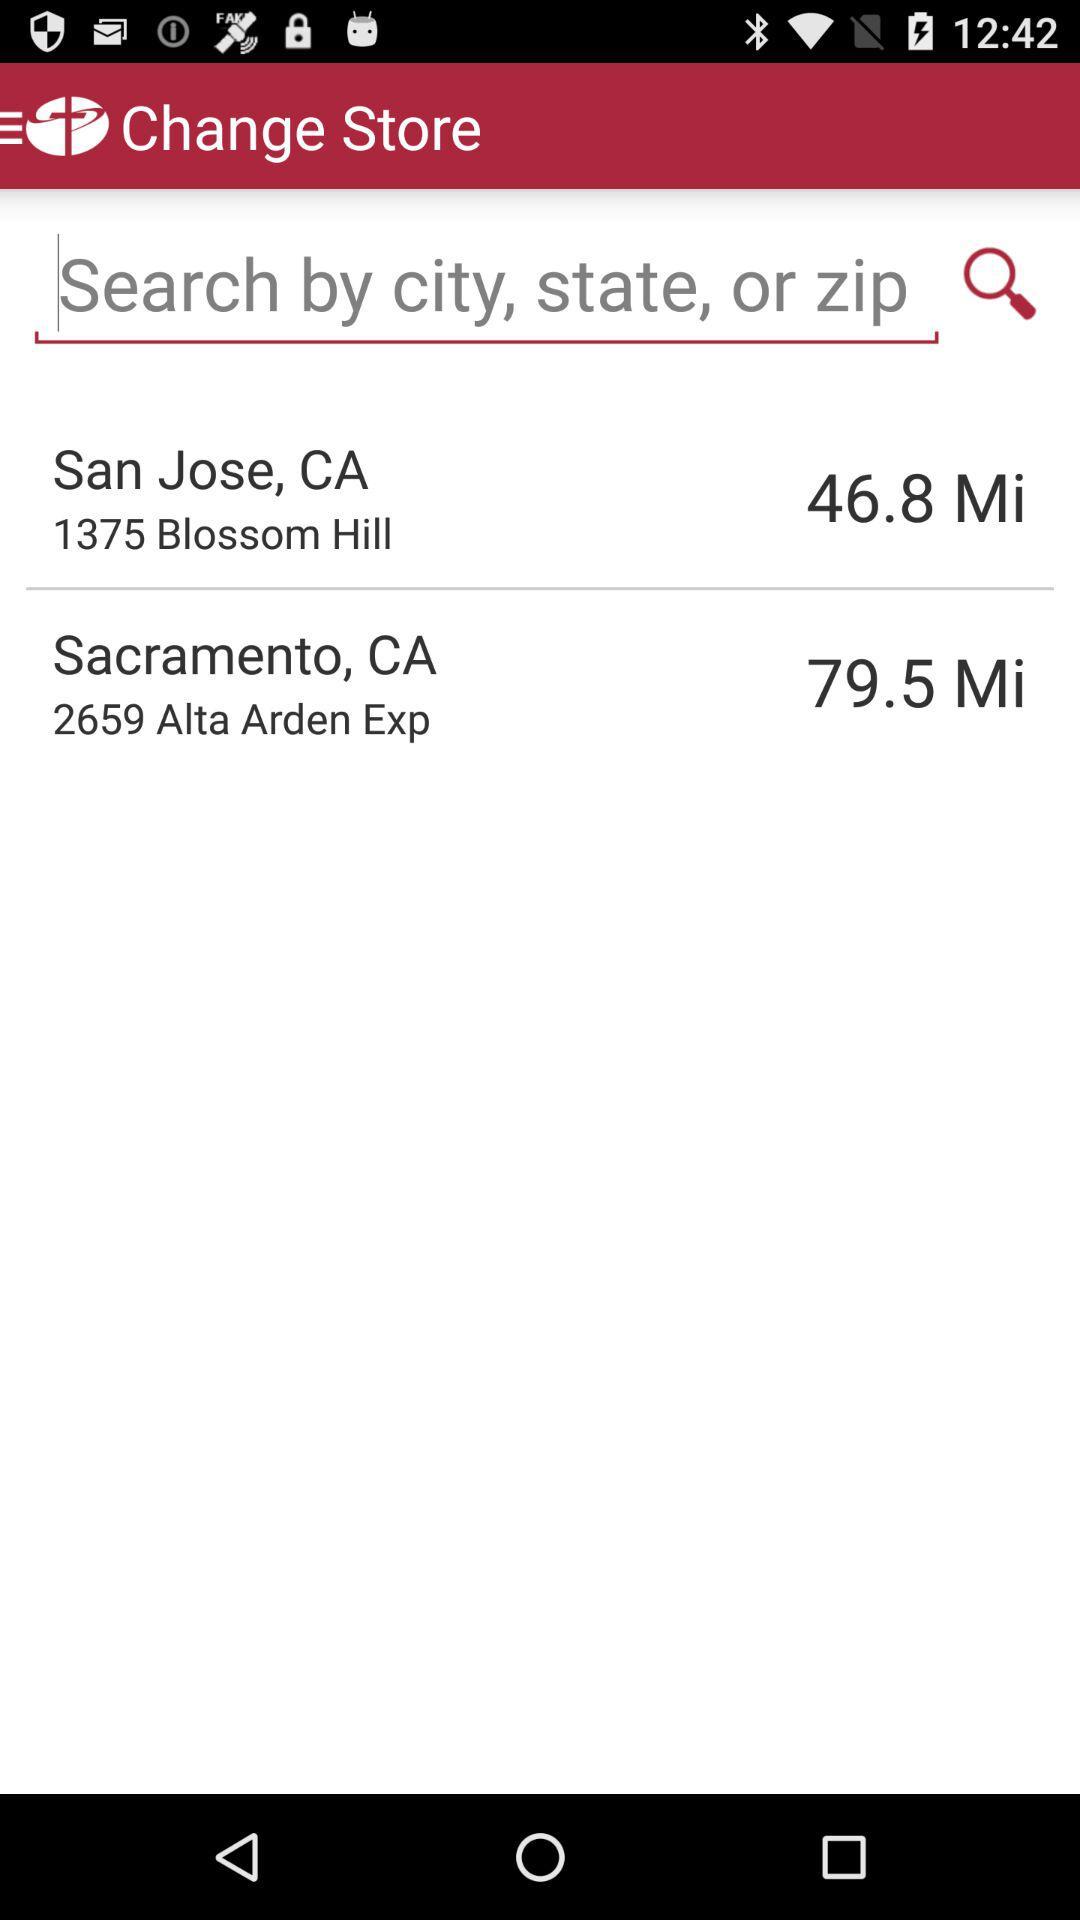 Image resolution: width=1080 pixels, height=1920 pixels. I want to click on item to the left of the 79.5 icon, so click(240, 717).